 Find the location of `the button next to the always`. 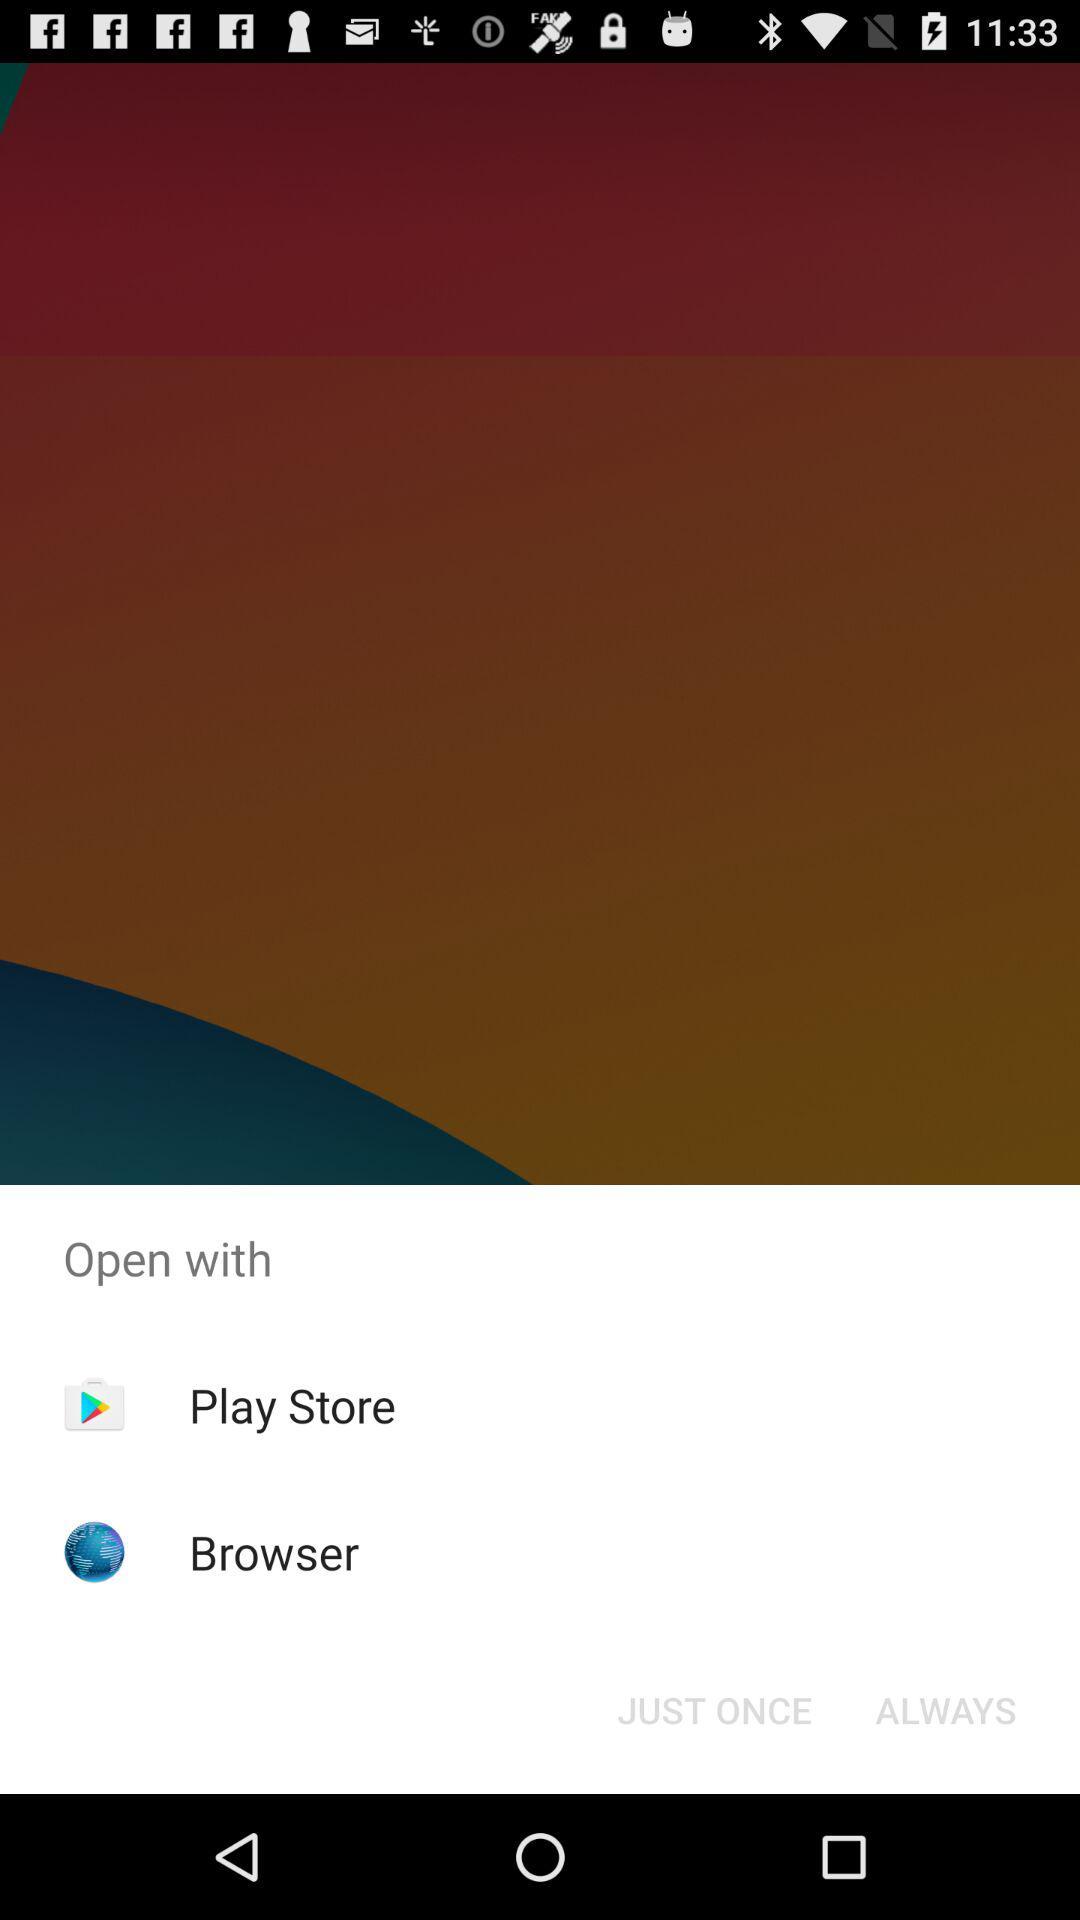

the button next to the always is located at coordinates (713, 1708).